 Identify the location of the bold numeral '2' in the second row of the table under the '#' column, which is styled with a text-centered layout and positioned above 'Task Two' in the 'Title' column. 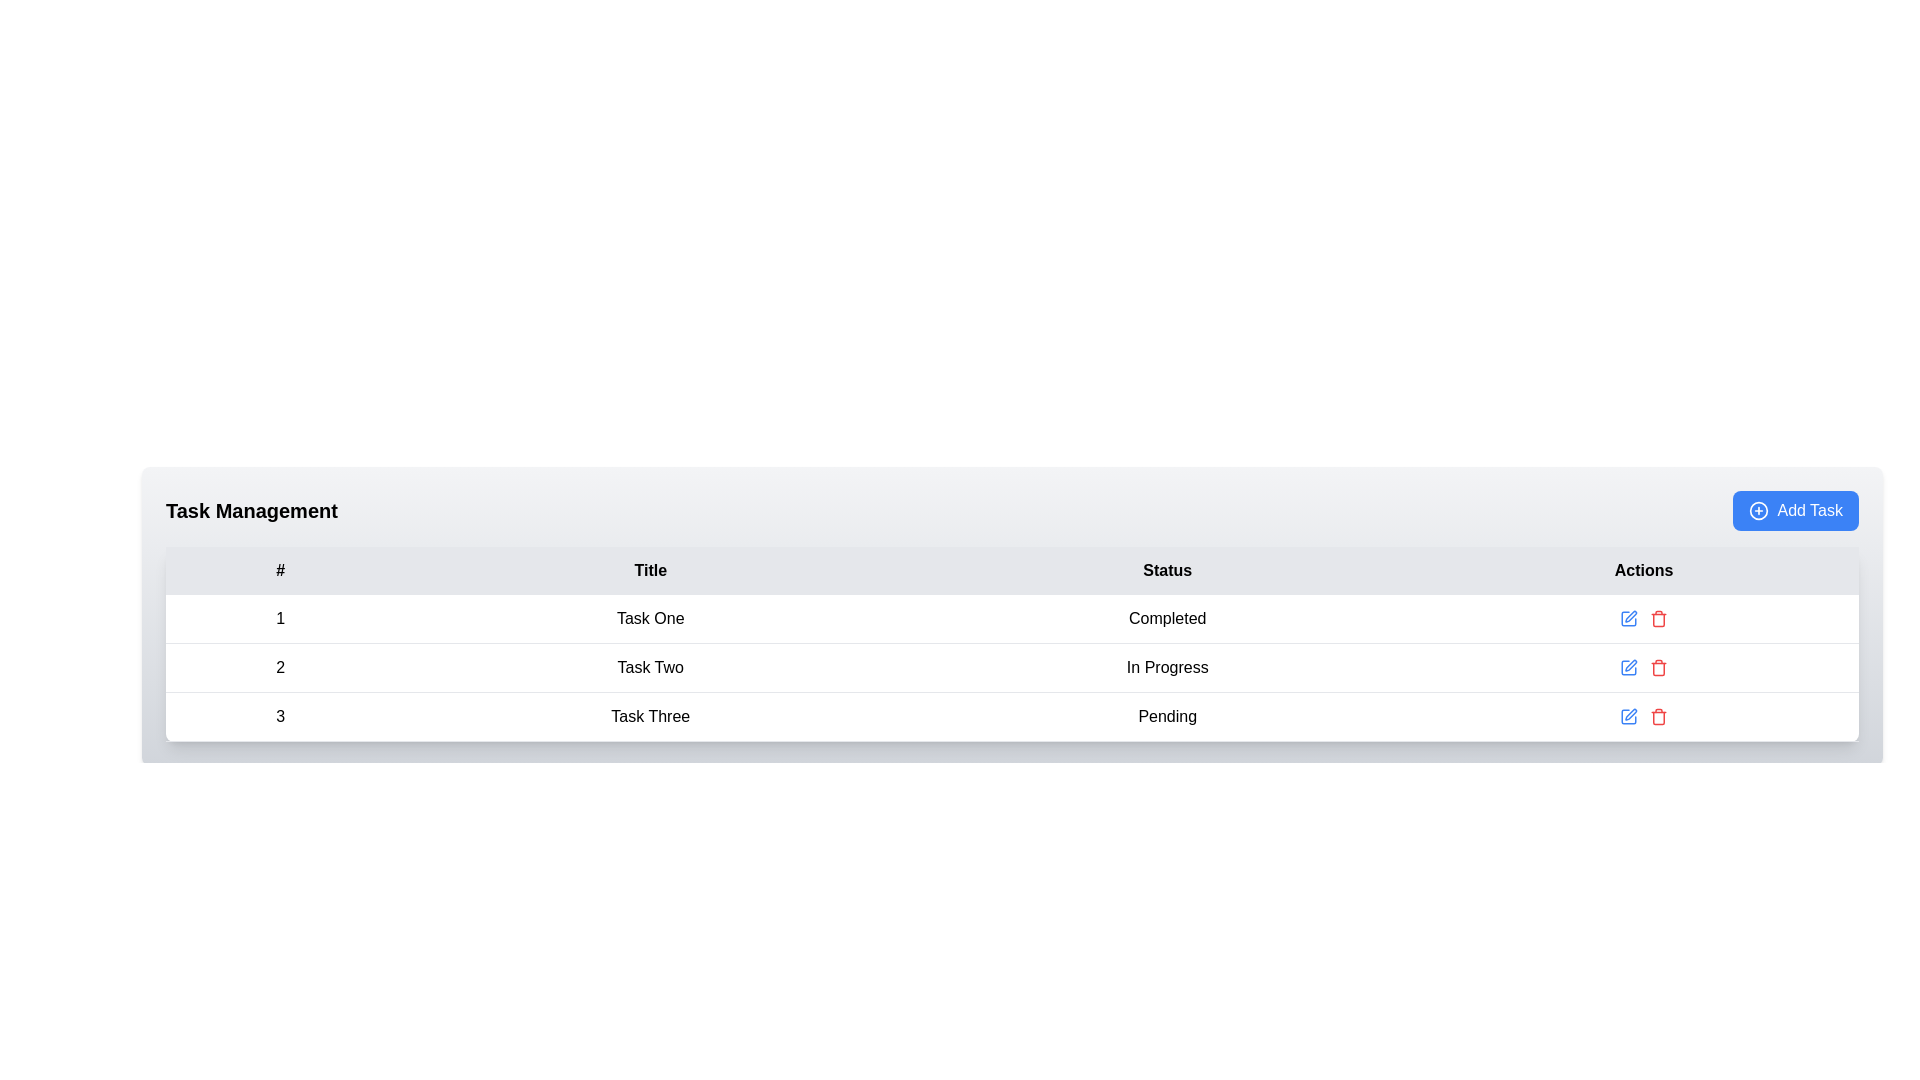
(279, 667).